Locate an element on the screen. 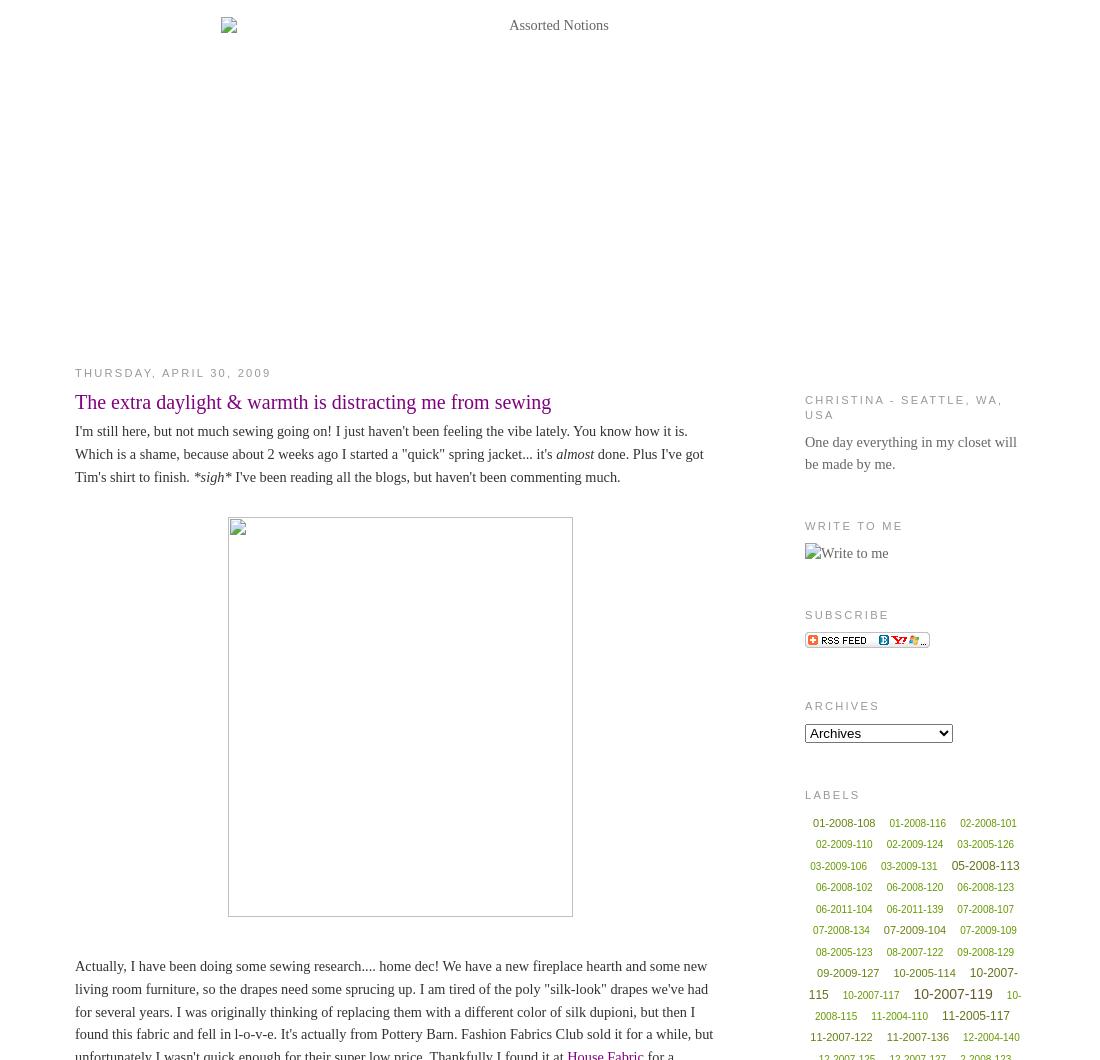 This screenshot has height=1060, width=1100. '10-2005-114' is located at coordinates (924, 971).